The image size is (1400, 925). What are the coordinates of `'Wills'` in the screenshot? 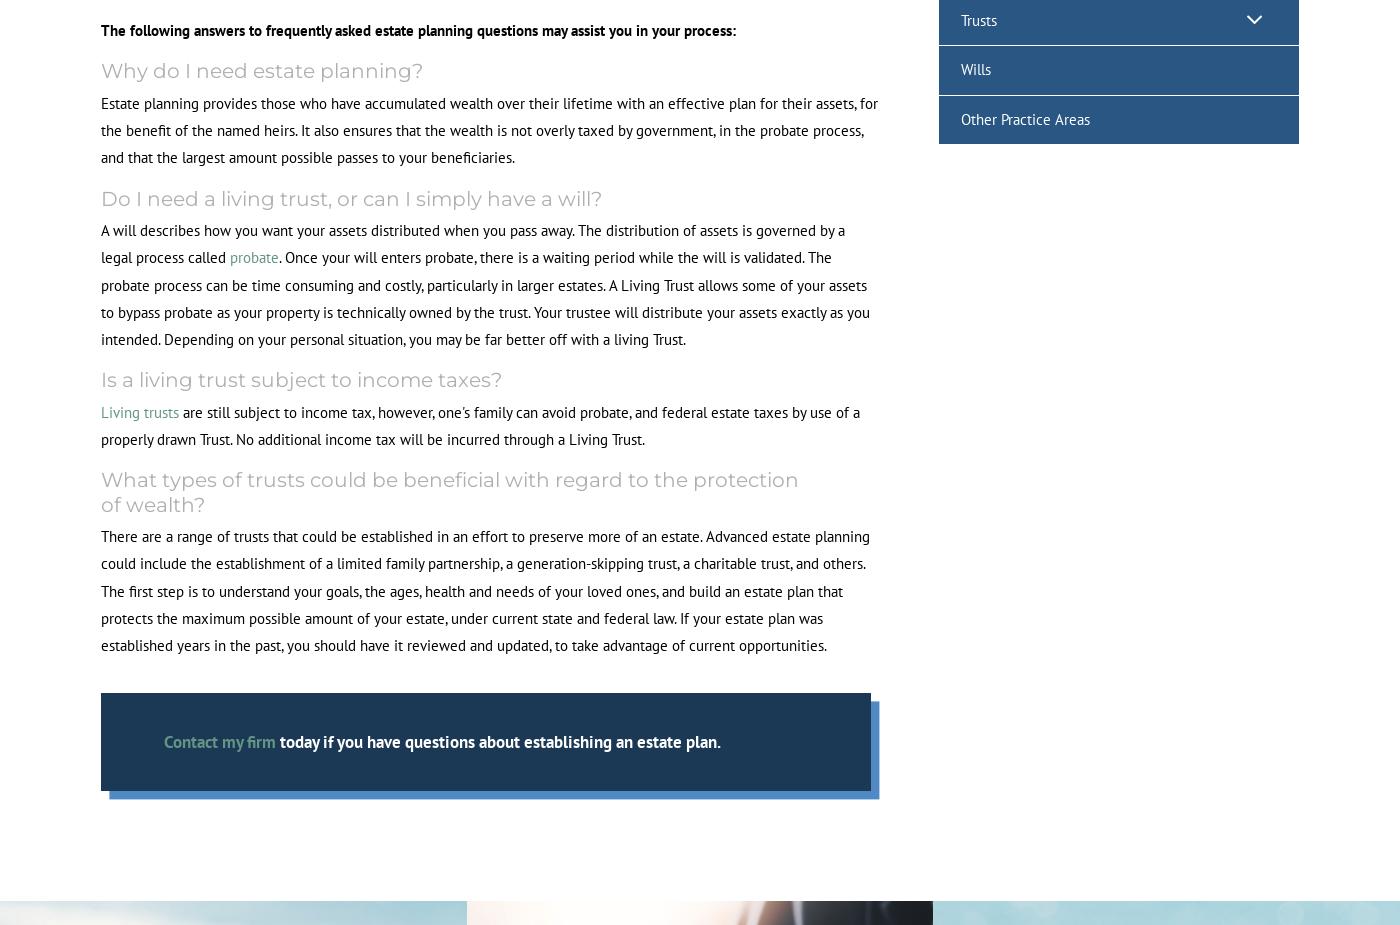 It's located at (975, 68).